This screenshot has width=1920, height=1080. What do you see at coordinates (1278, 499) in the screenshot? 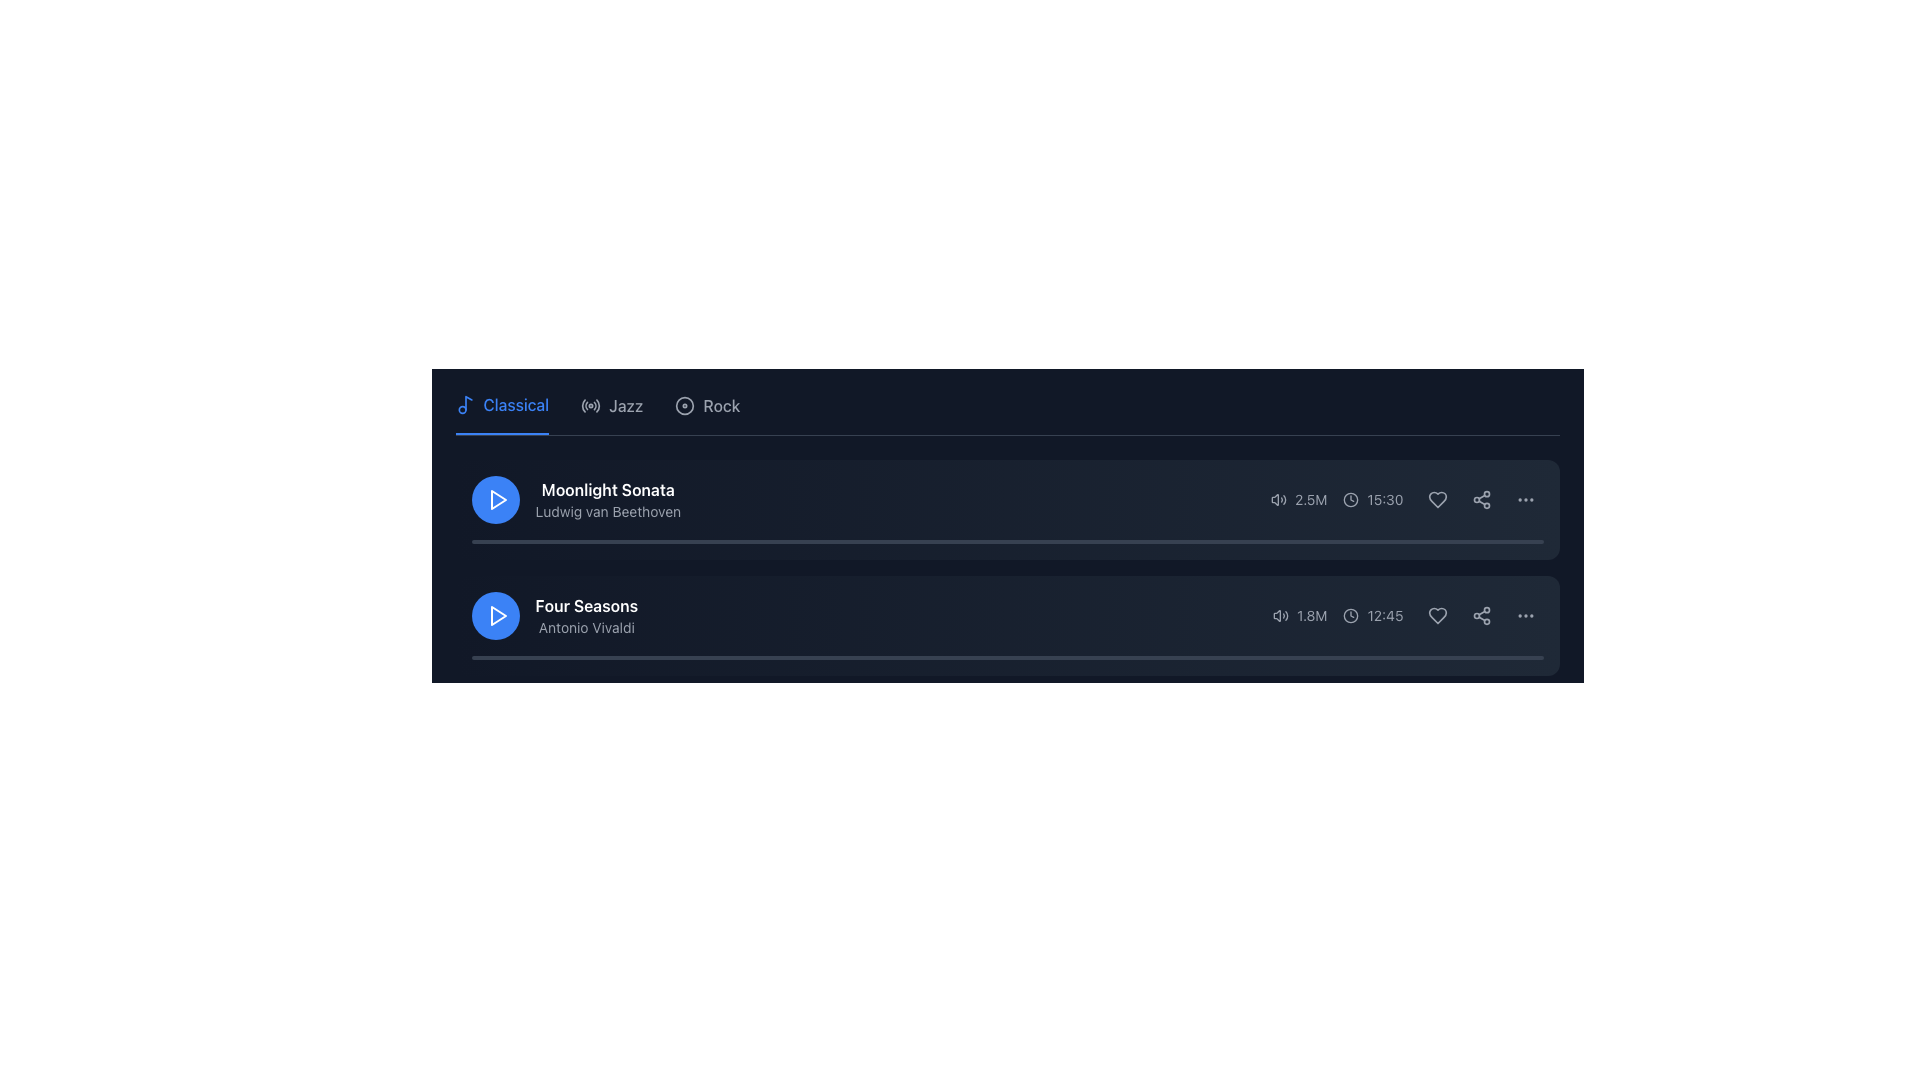
I see `the small, line-based speaker icon that indicates sound, located to the left of the text '2.5M' and near the duration display '15:30'` at bounding box center [1278, 499].